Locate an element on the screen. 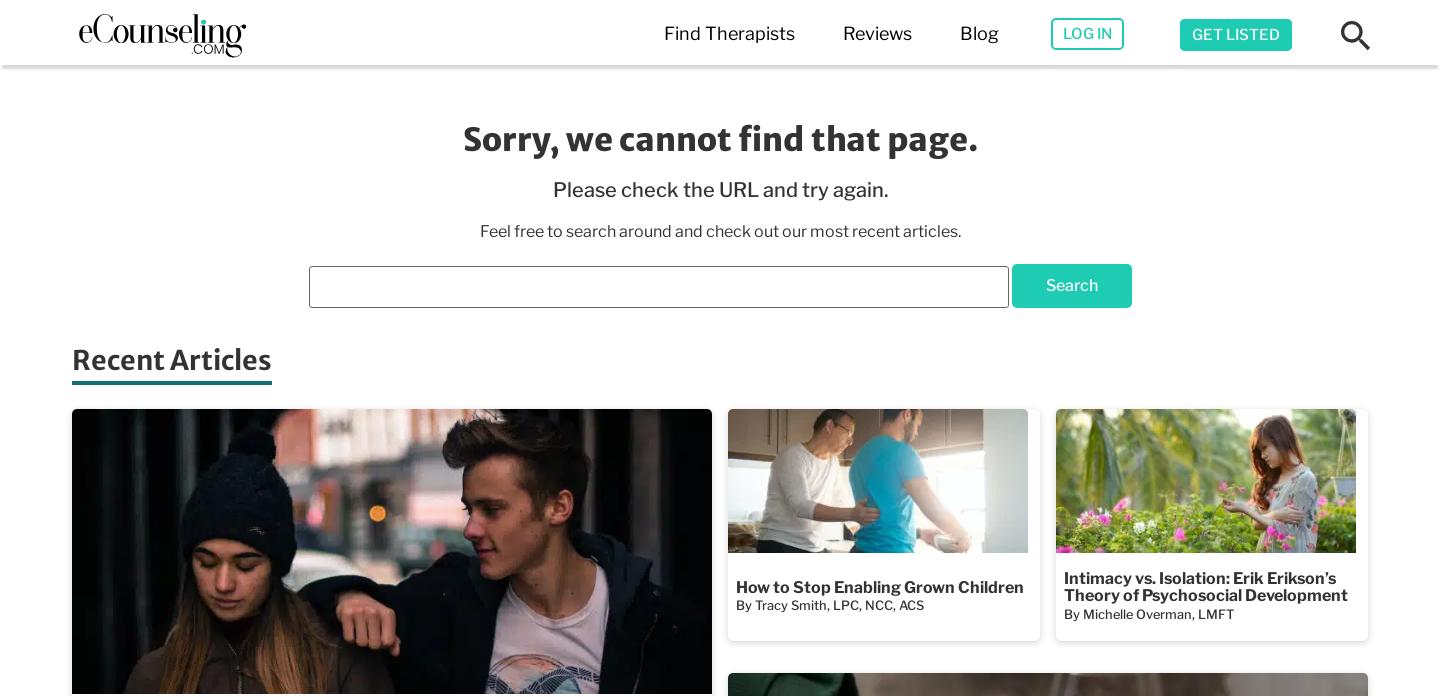 This screenshot has width=1440, height=696. 'Online-Therapy.com Review' is located at coordinates (1017, 355).